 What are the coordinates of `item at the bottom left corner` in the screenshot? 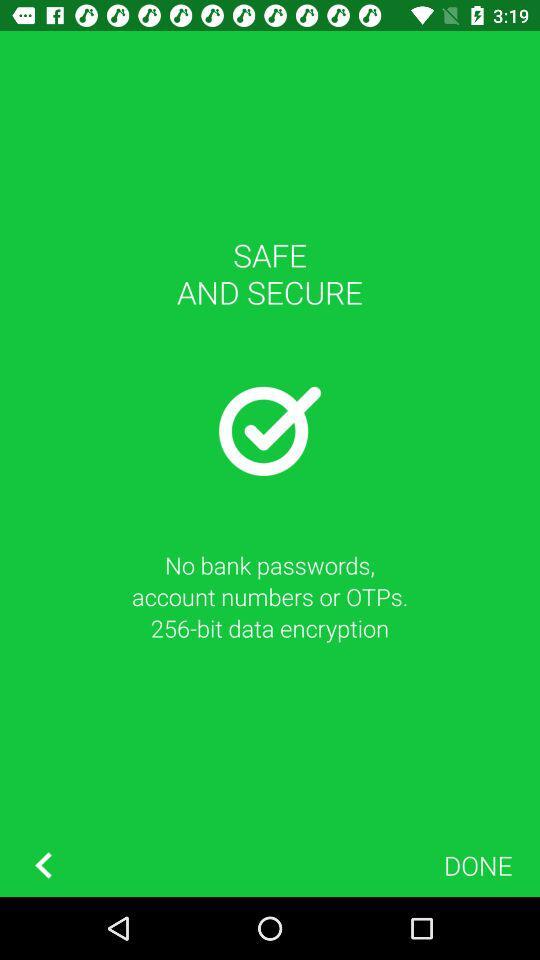 It's located at (43, 864).